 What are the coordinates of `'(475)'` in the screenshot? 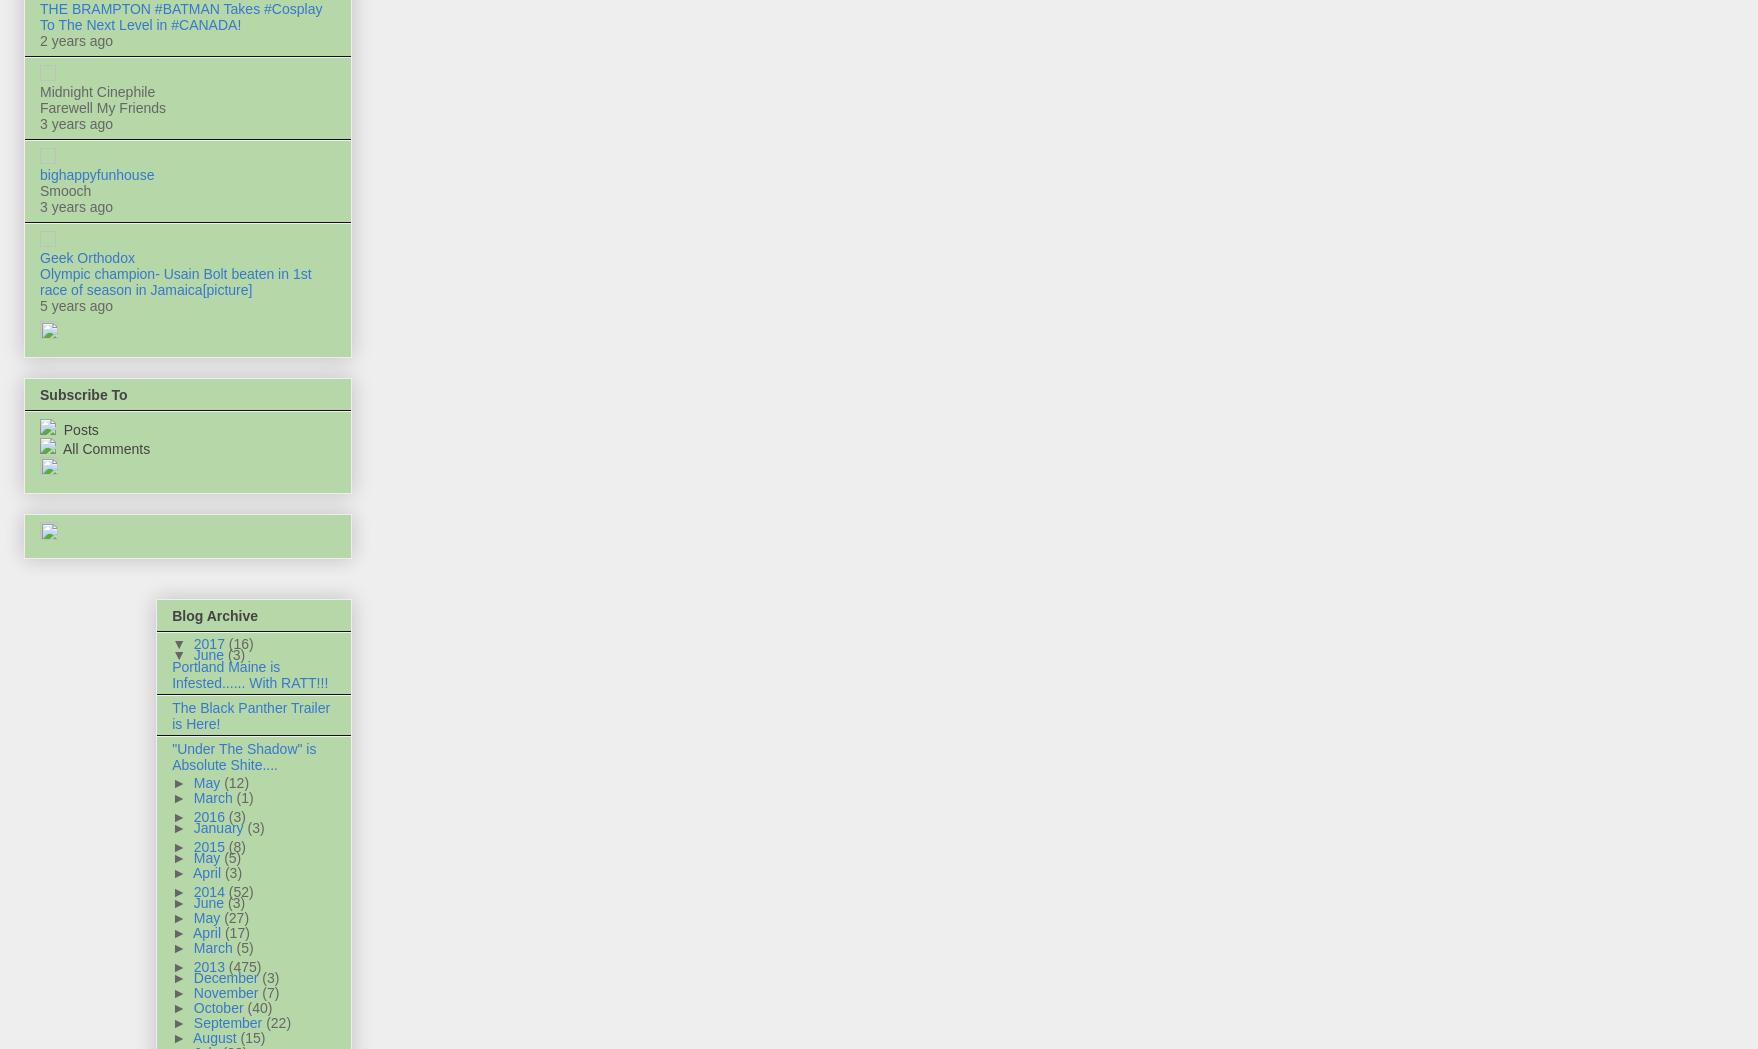 It's located at (227, 966).